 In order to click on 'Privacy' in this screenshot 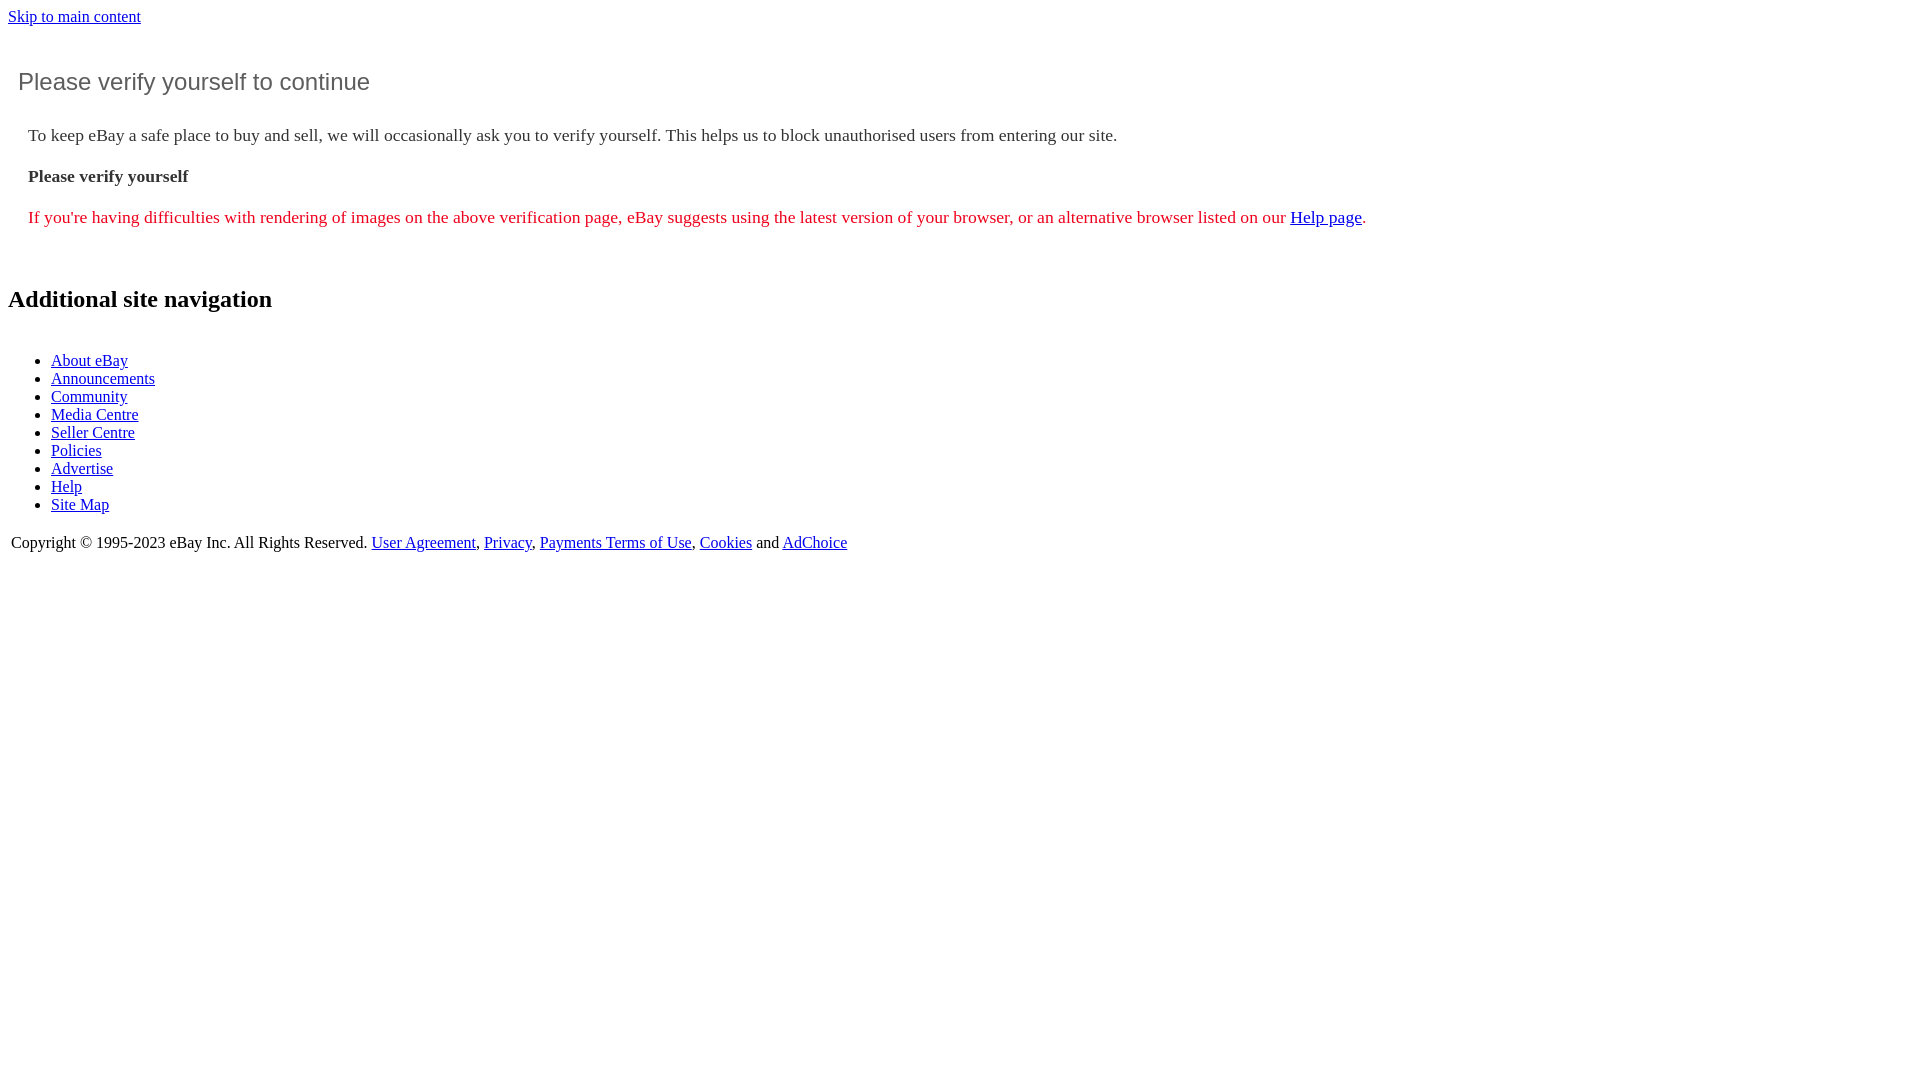, I will do `click(484, 542)`.